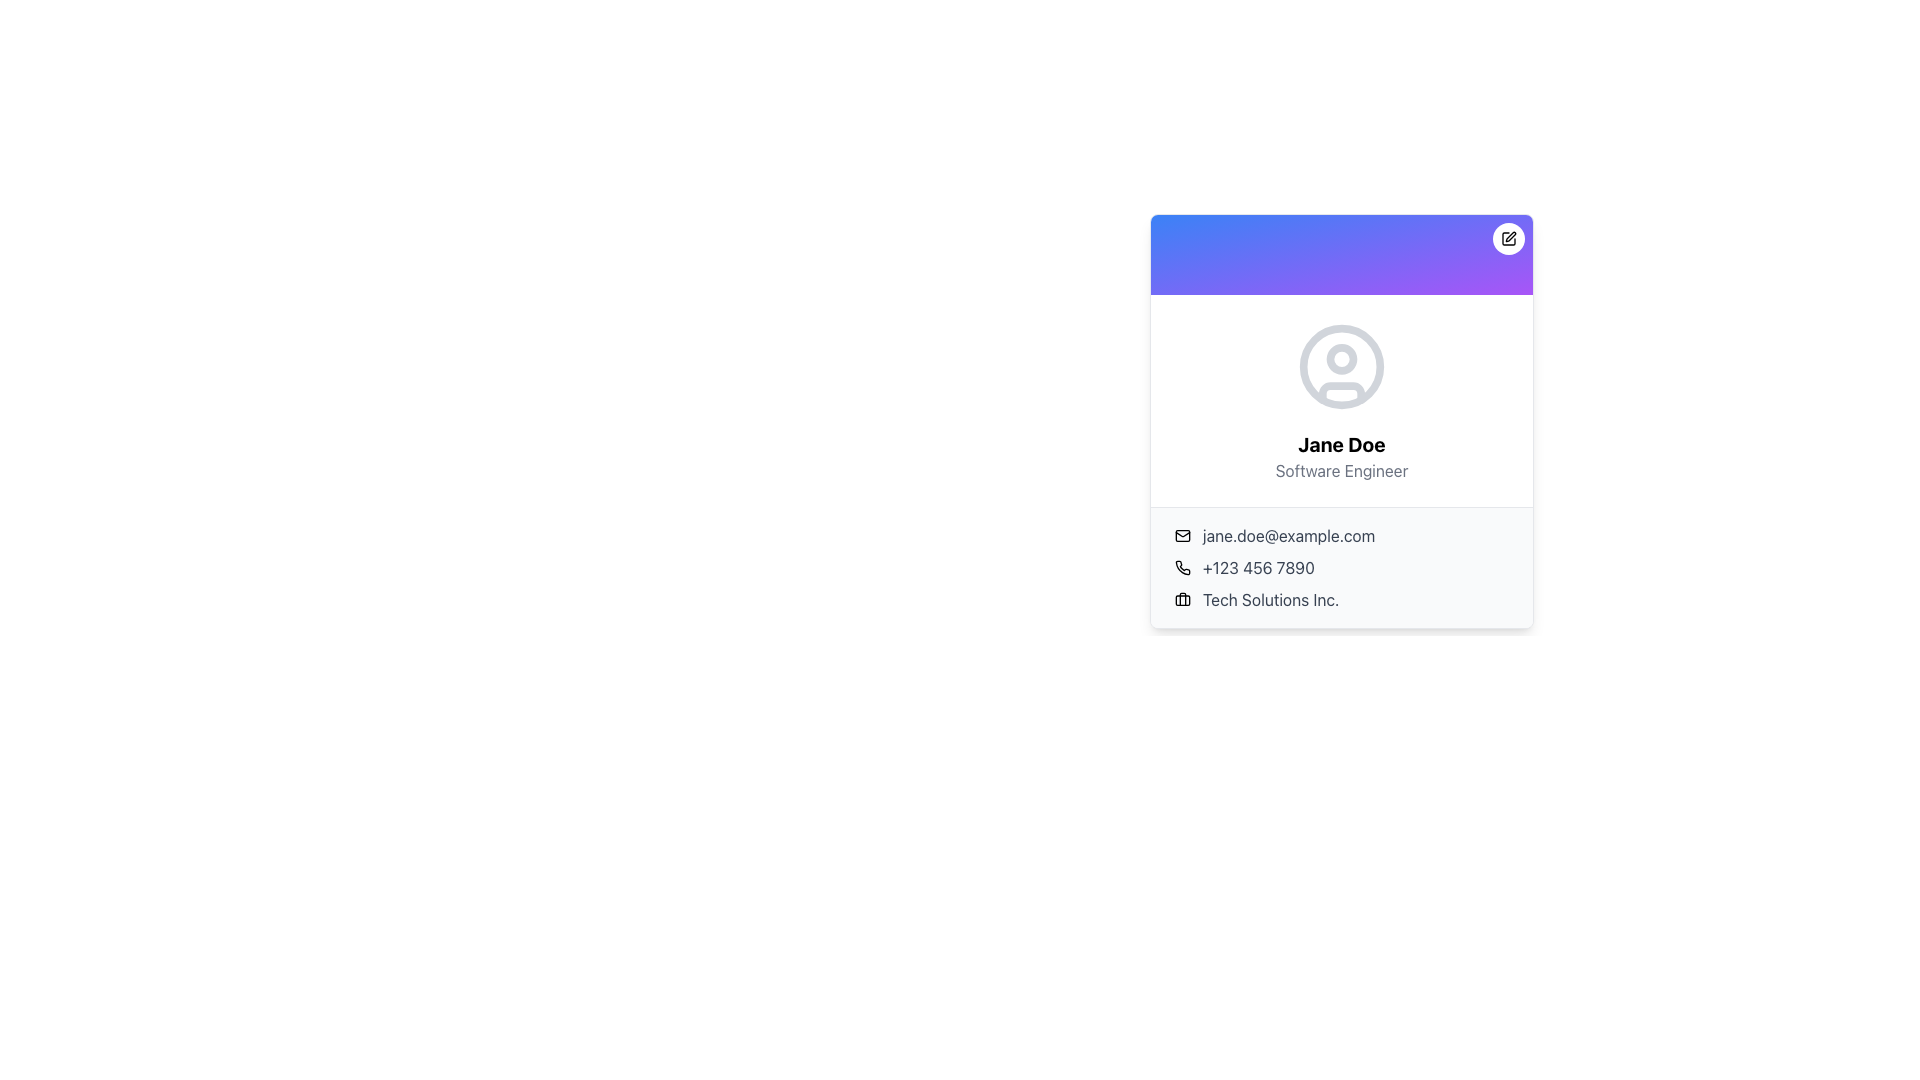  Describe the element at coordinates (1342, 357) in the screenshot. I see `the small circle icon within the user information card's SVG profile picture area` at that location.